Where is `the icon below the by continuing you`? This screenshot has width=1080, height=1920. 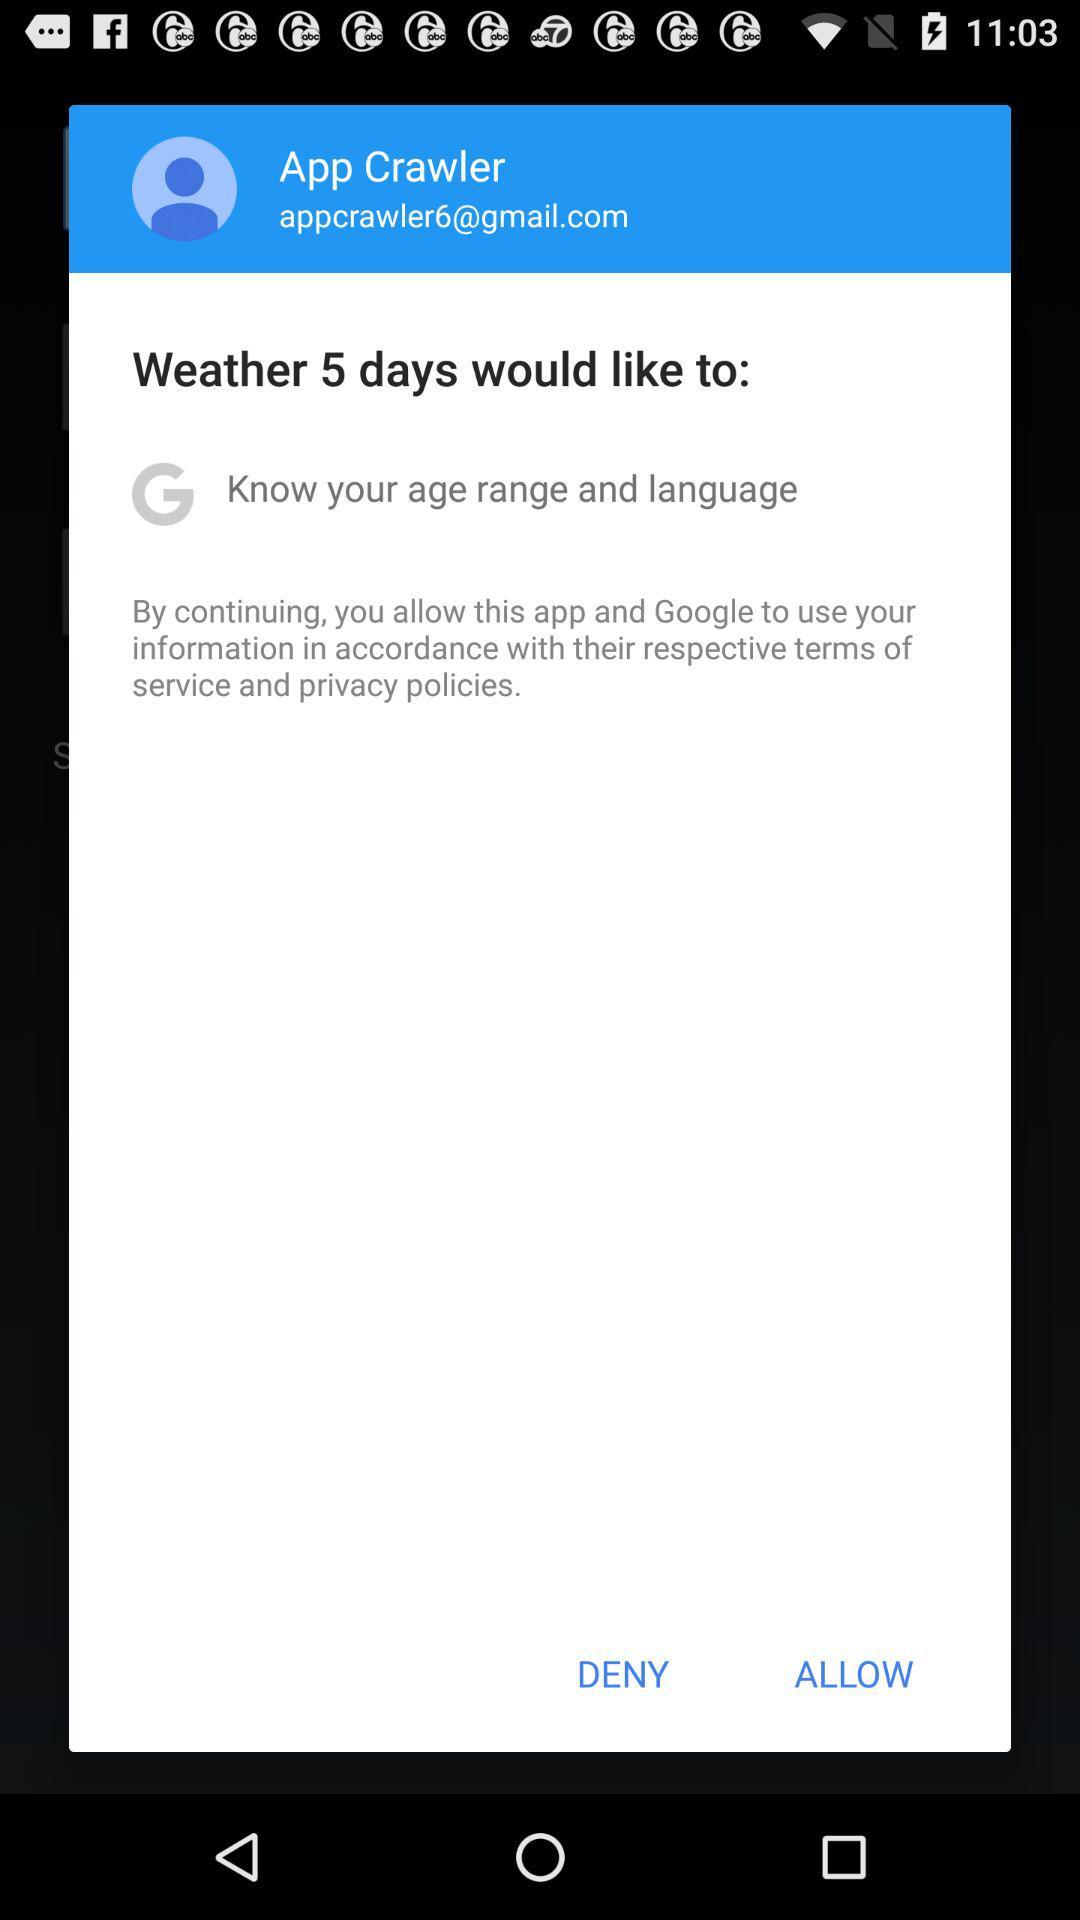
the icon below the by continuing you is located at coordinates (621, 1673).